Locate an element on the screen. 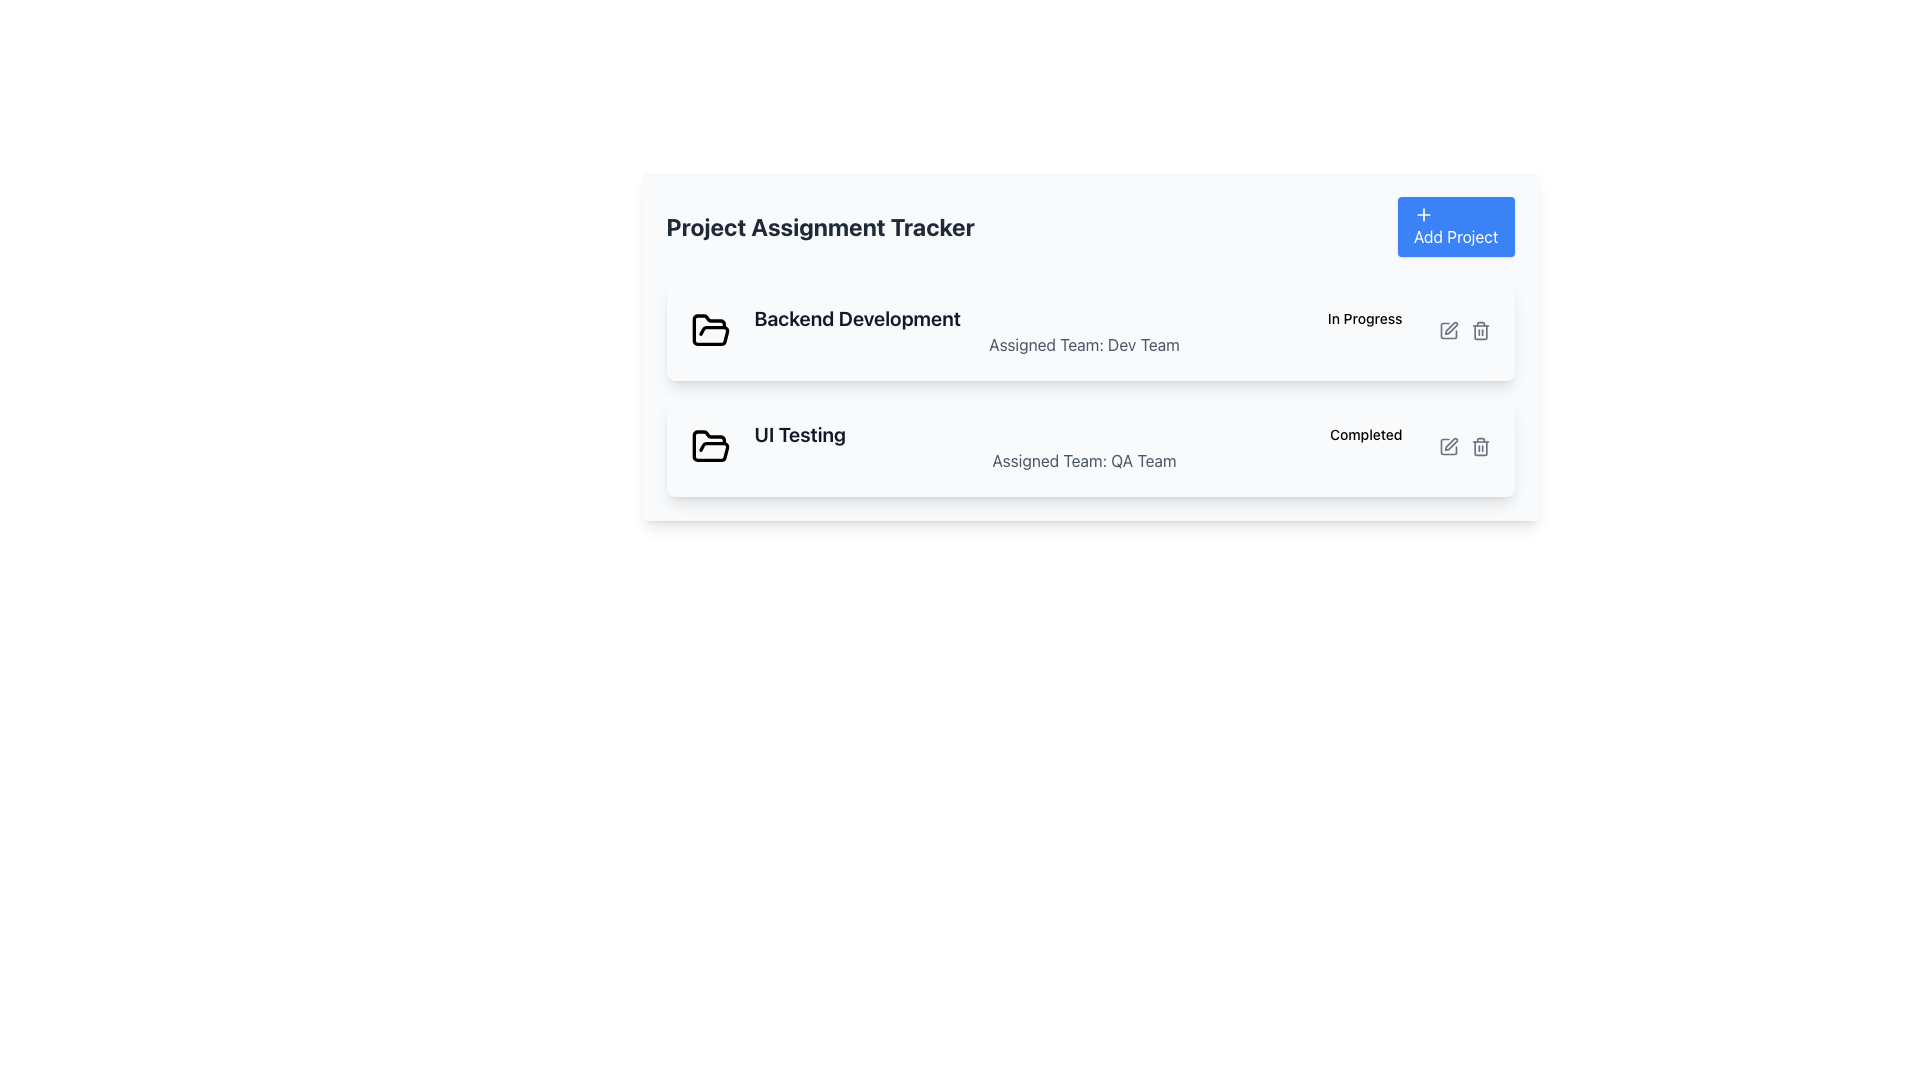  the edit icon located in the second project status row, to the right of the 'In Progress' label and next to the trash icon is located at coordinates (1450, 327).